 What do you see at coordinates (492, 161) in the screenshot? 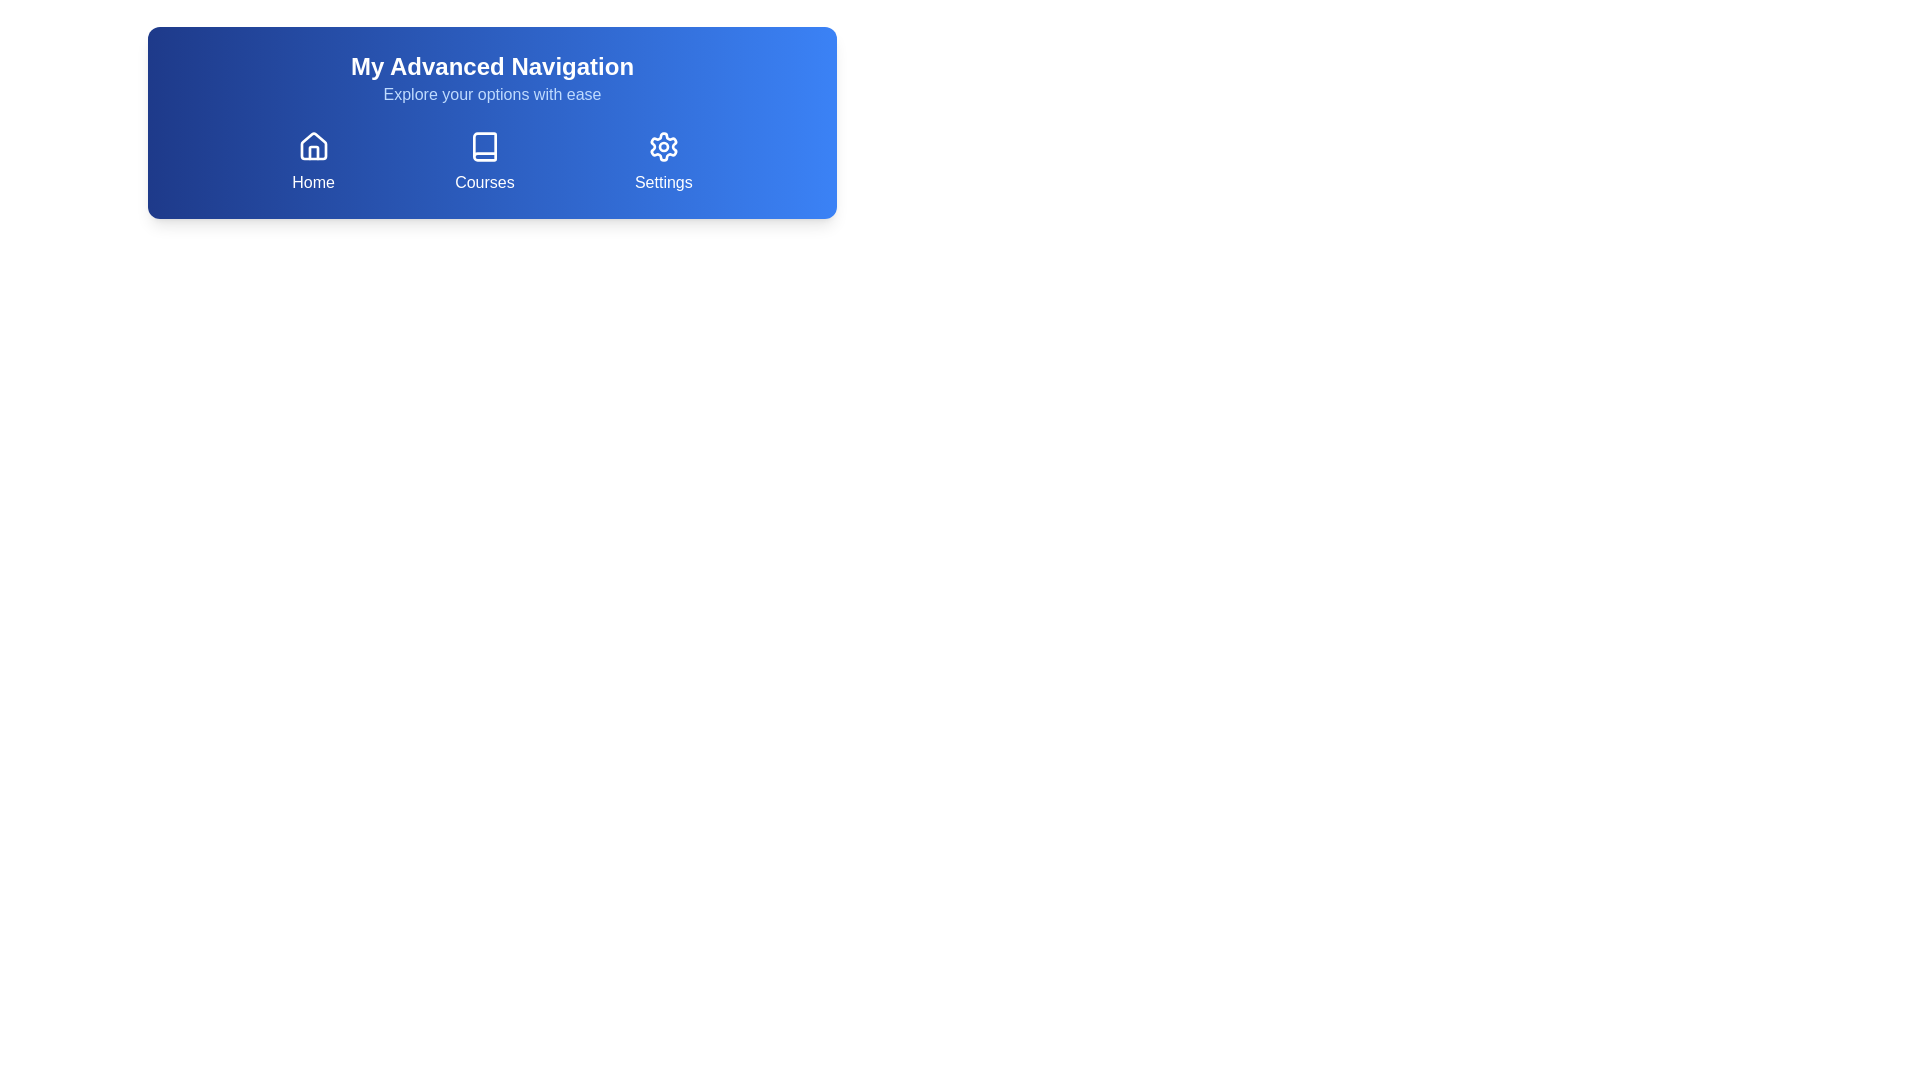
I see `the 'Courses' section of the navigation menu, which is the second item labeled with a book icon` at bounding box center [492, 161].